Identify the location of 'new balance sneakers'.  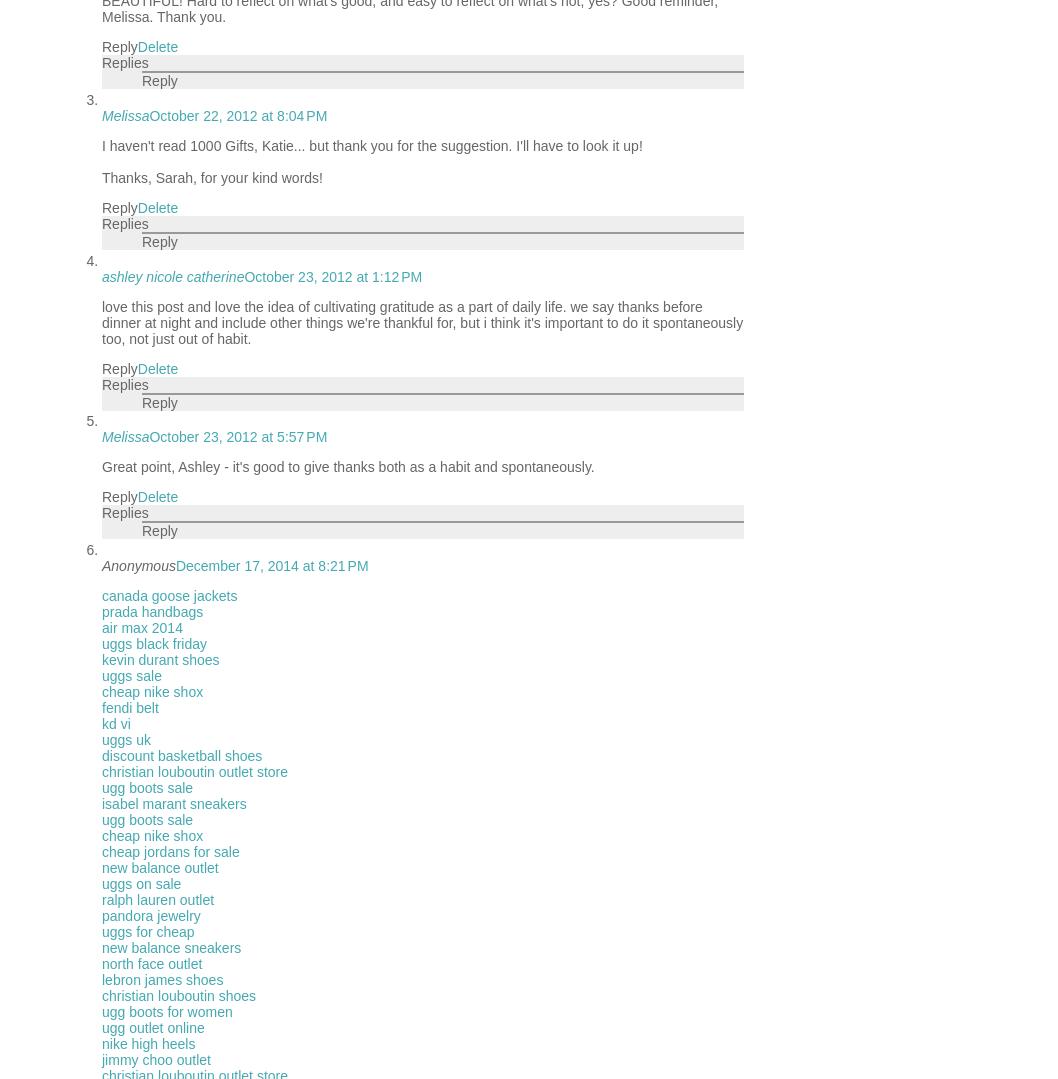
(170, 948).